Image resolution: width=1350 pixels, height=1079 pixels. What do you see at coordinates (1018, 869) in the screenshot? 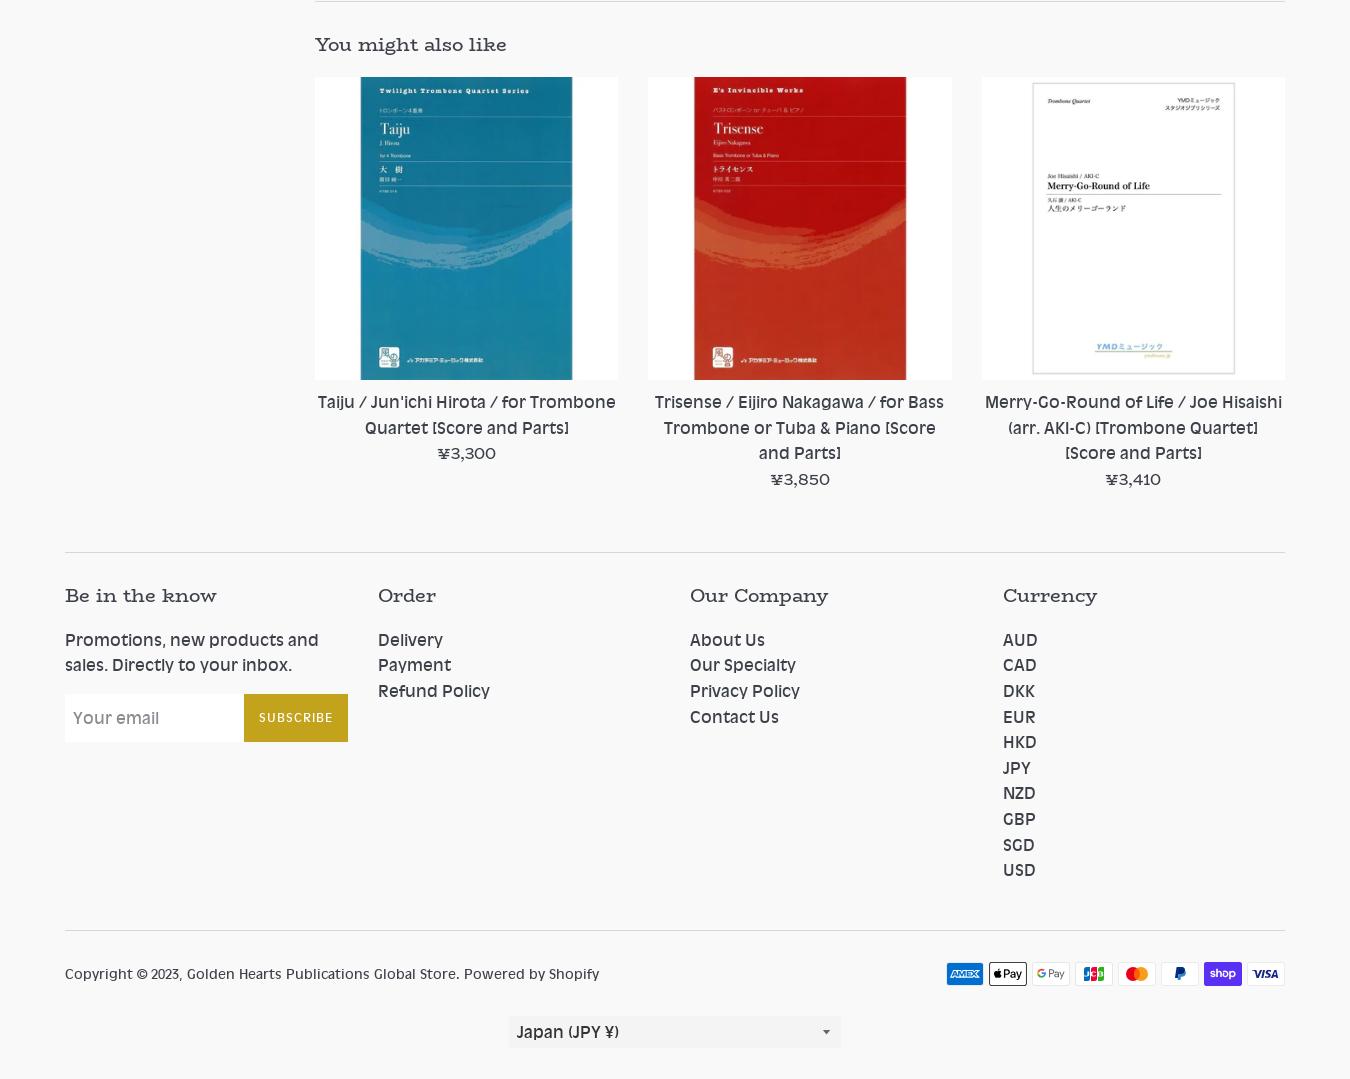
I see `'USD'` at bounding box center [1018, 869].